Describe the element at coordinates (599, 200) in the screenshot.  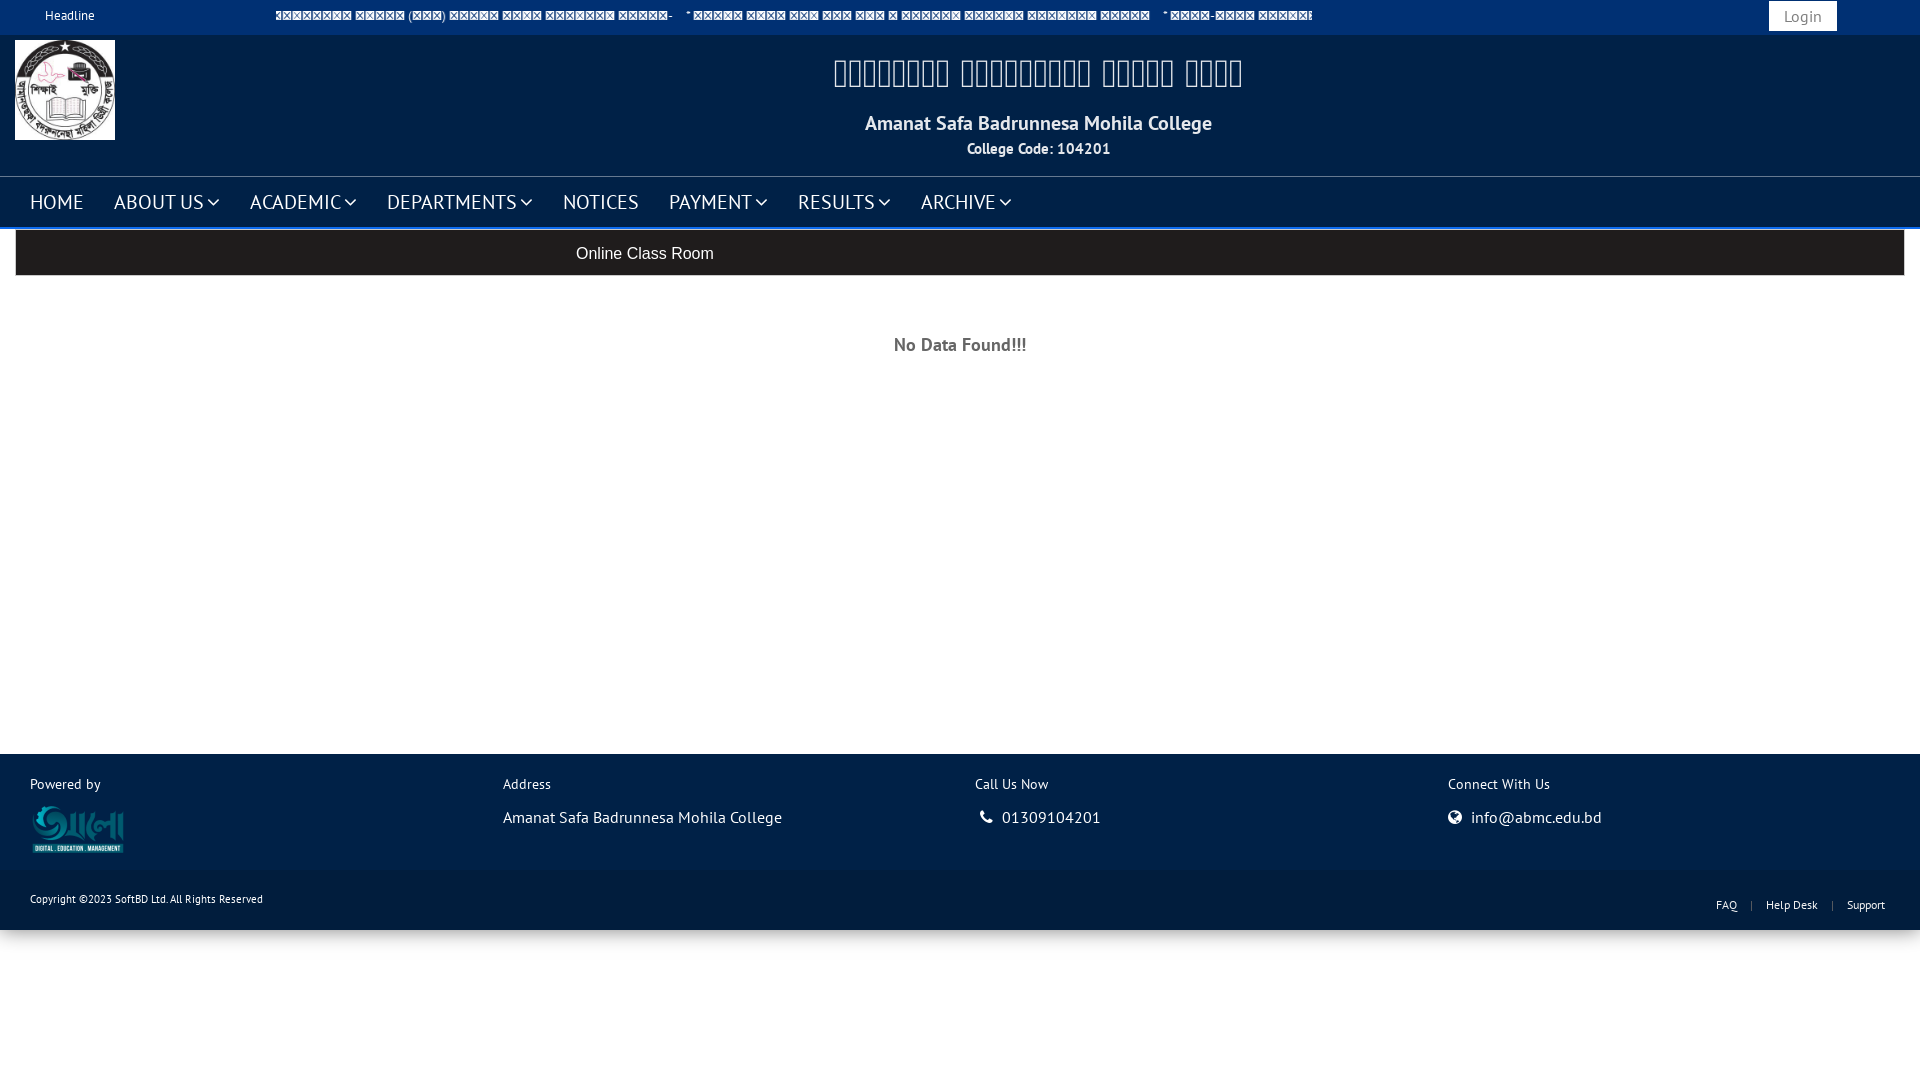
I see `'NOTICES'` at that location.